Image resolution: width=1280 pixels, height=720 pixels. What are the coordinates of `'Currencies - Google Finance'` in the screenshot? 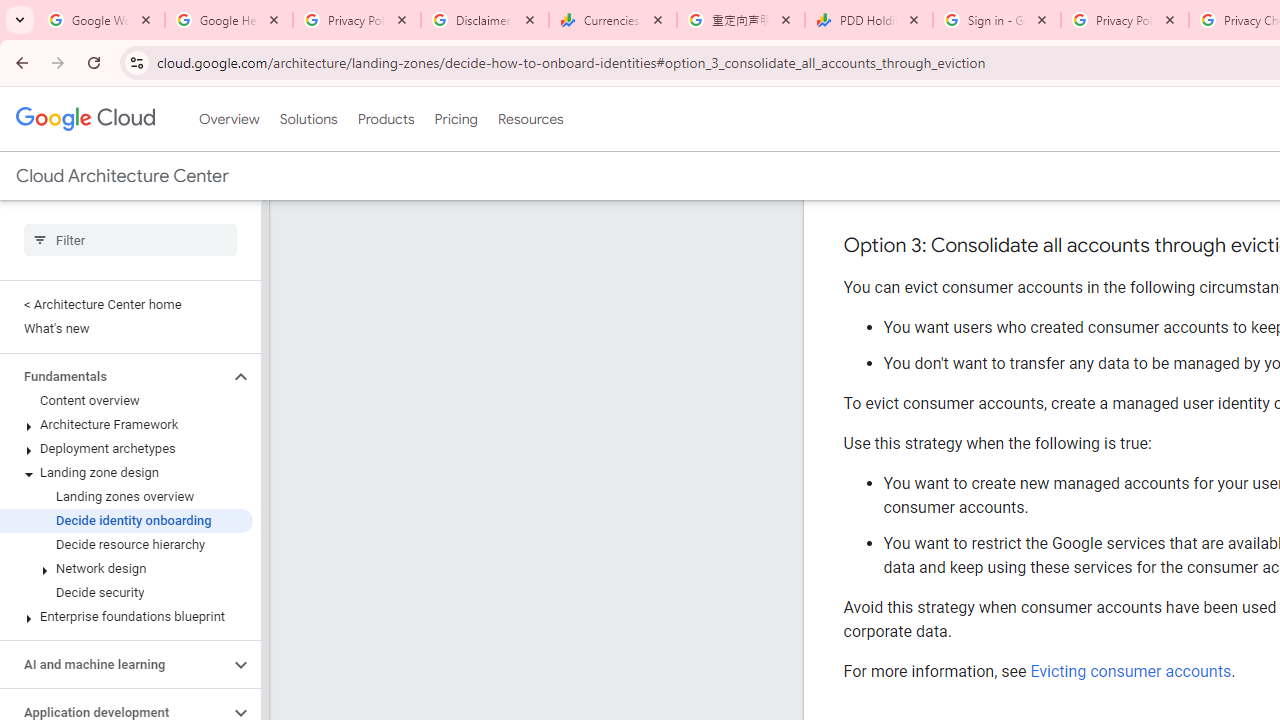 It's located at (612, 20).